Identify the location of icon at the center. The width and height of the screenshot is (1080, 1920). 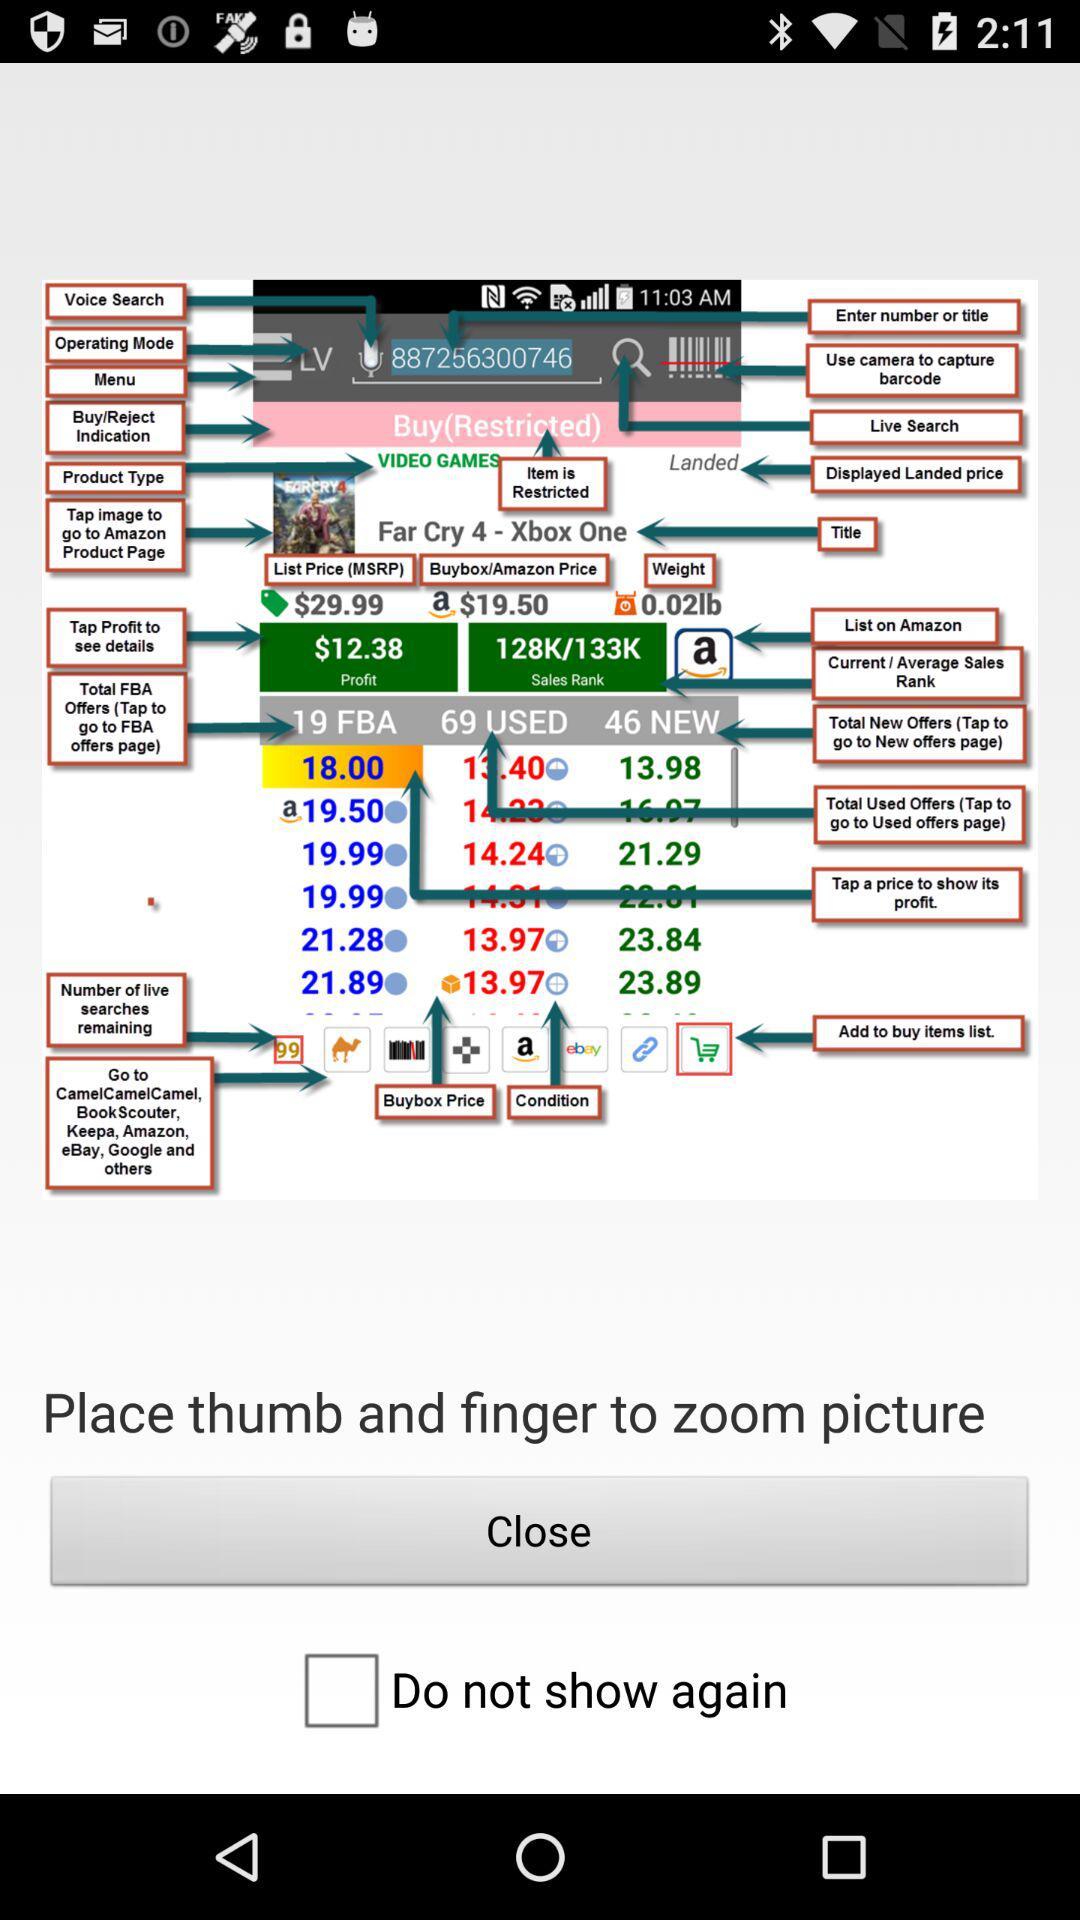
(540, 738).